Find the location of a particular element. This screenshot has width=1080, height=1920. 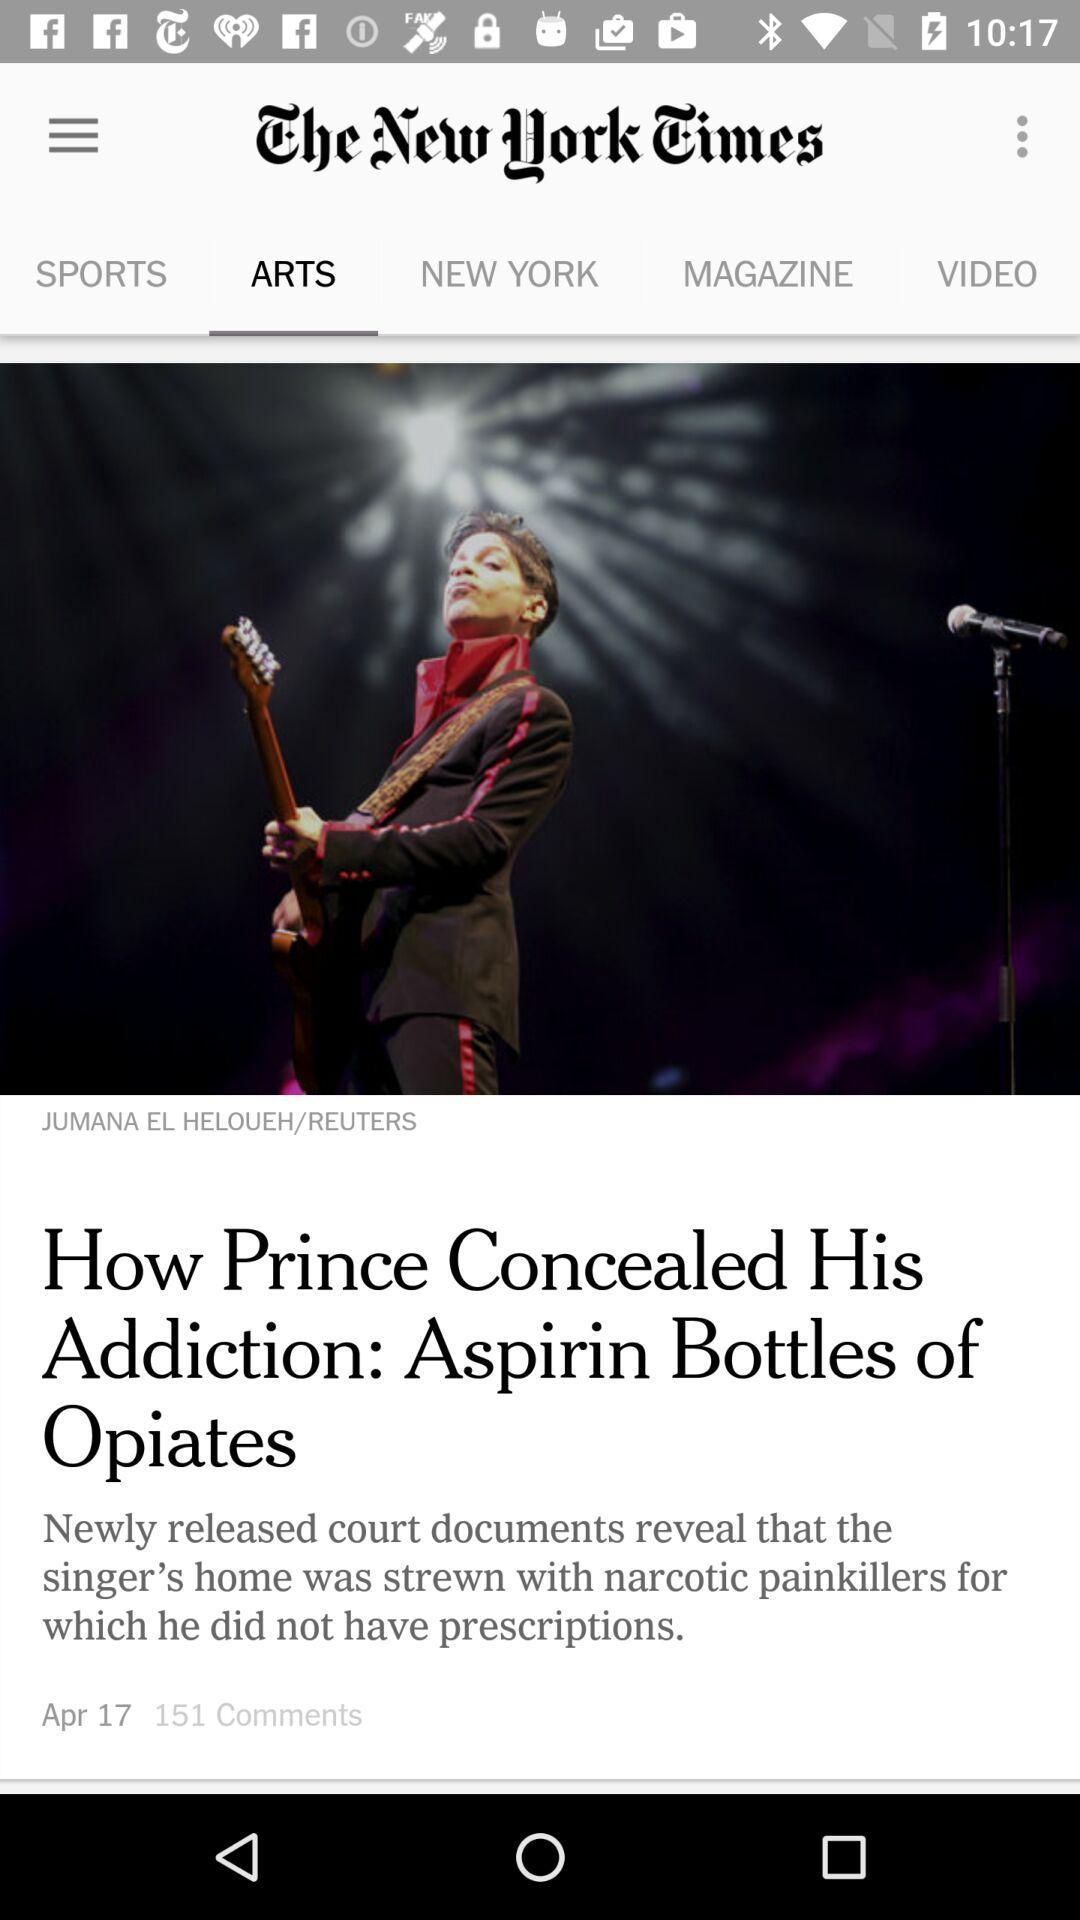

the icon above sports icon is located at coordinates (72, 135).